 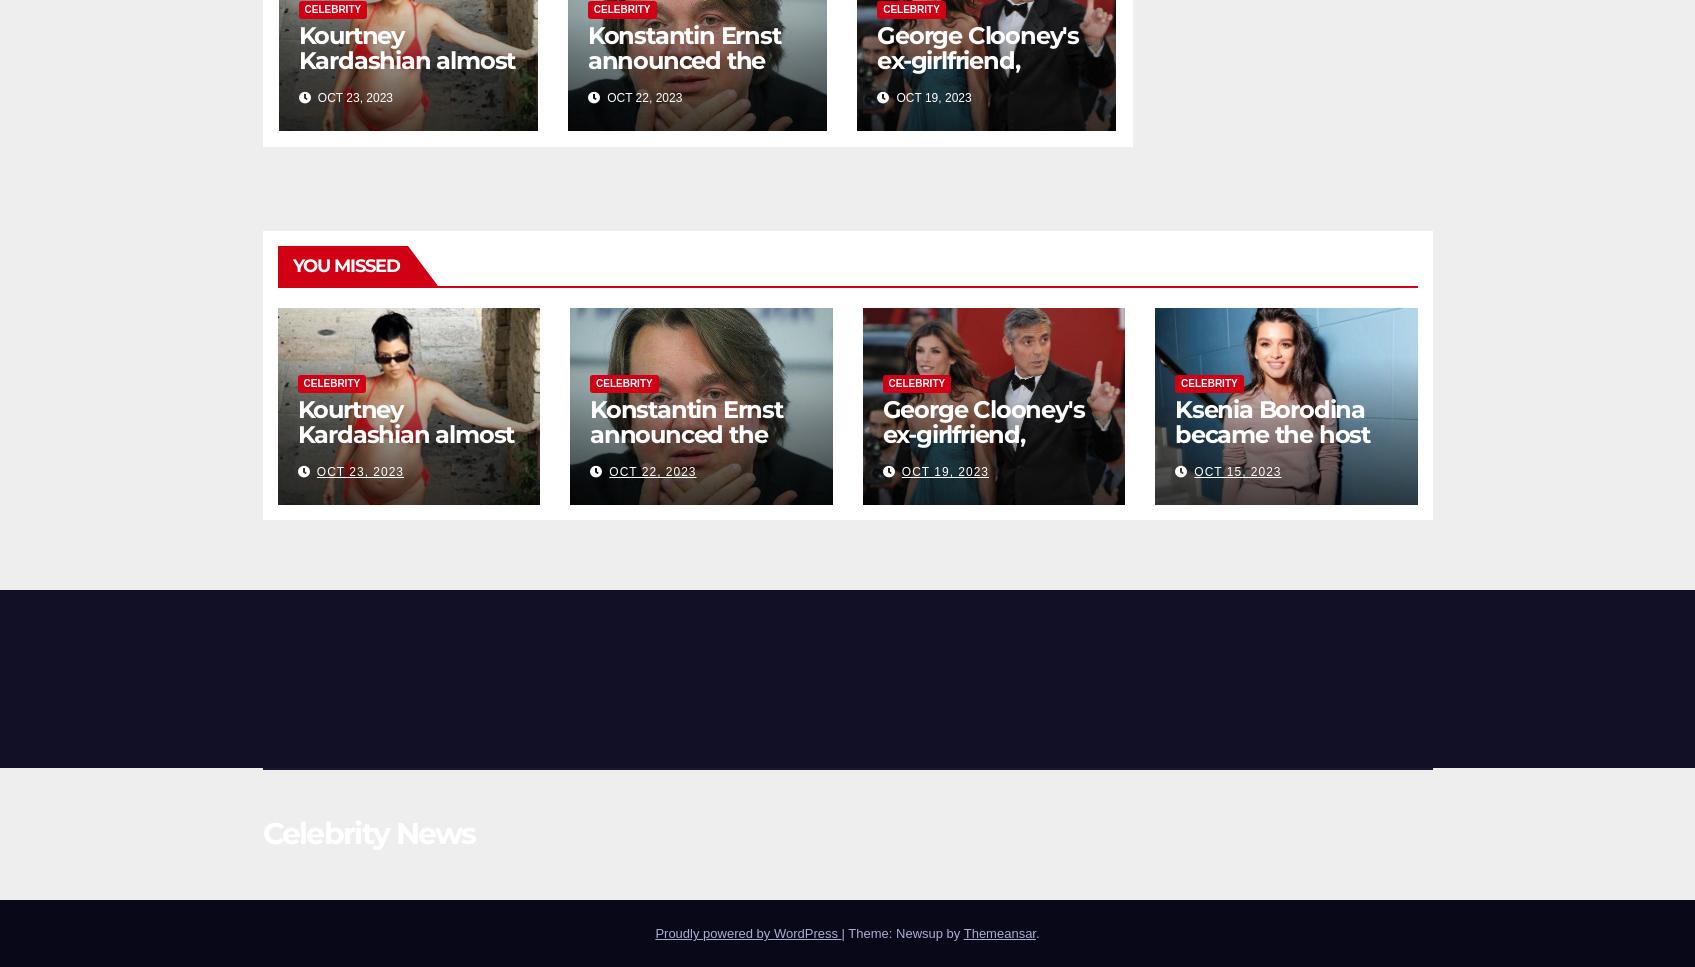 What do you see at coordinates (844, 932) in the screenshot?
I see `'|'` at bounding box center [844, 932].